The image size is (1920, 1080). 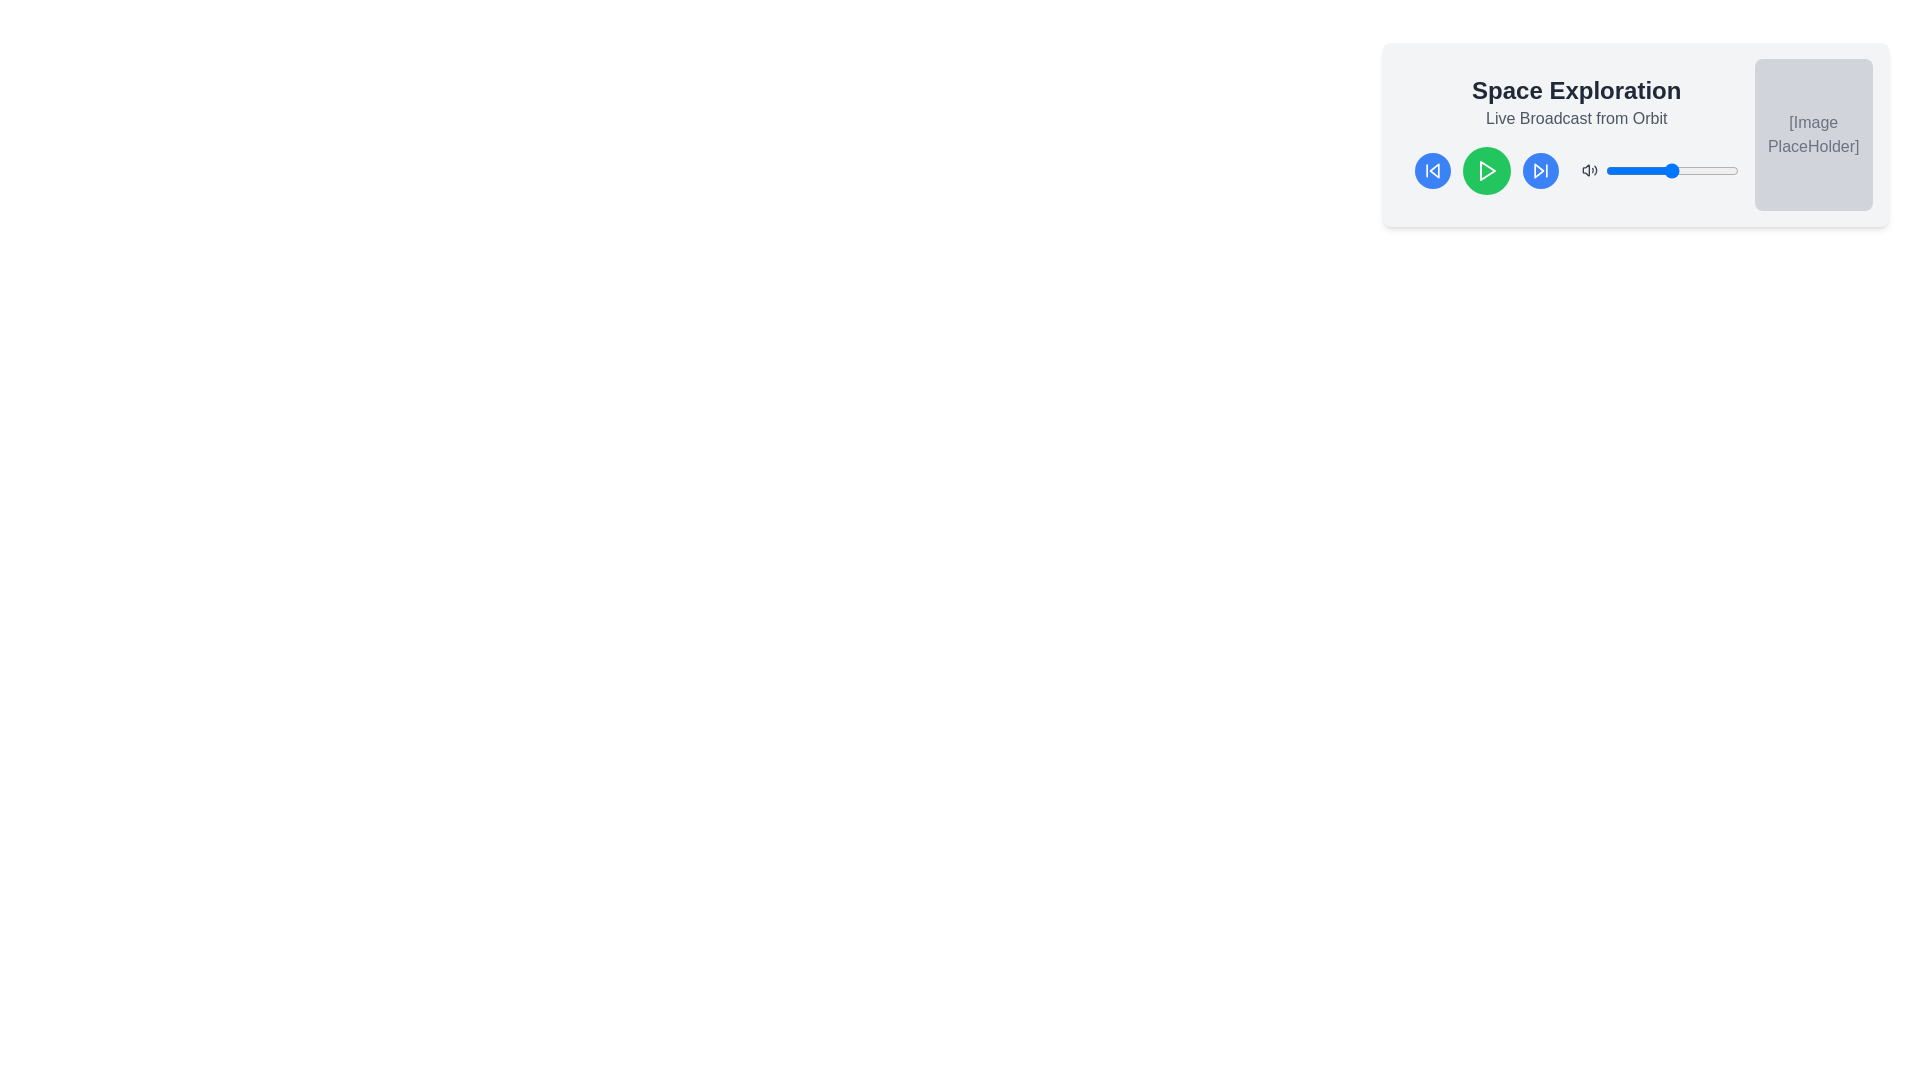 I want to click on the slider value, so click(x=1606, y=169).